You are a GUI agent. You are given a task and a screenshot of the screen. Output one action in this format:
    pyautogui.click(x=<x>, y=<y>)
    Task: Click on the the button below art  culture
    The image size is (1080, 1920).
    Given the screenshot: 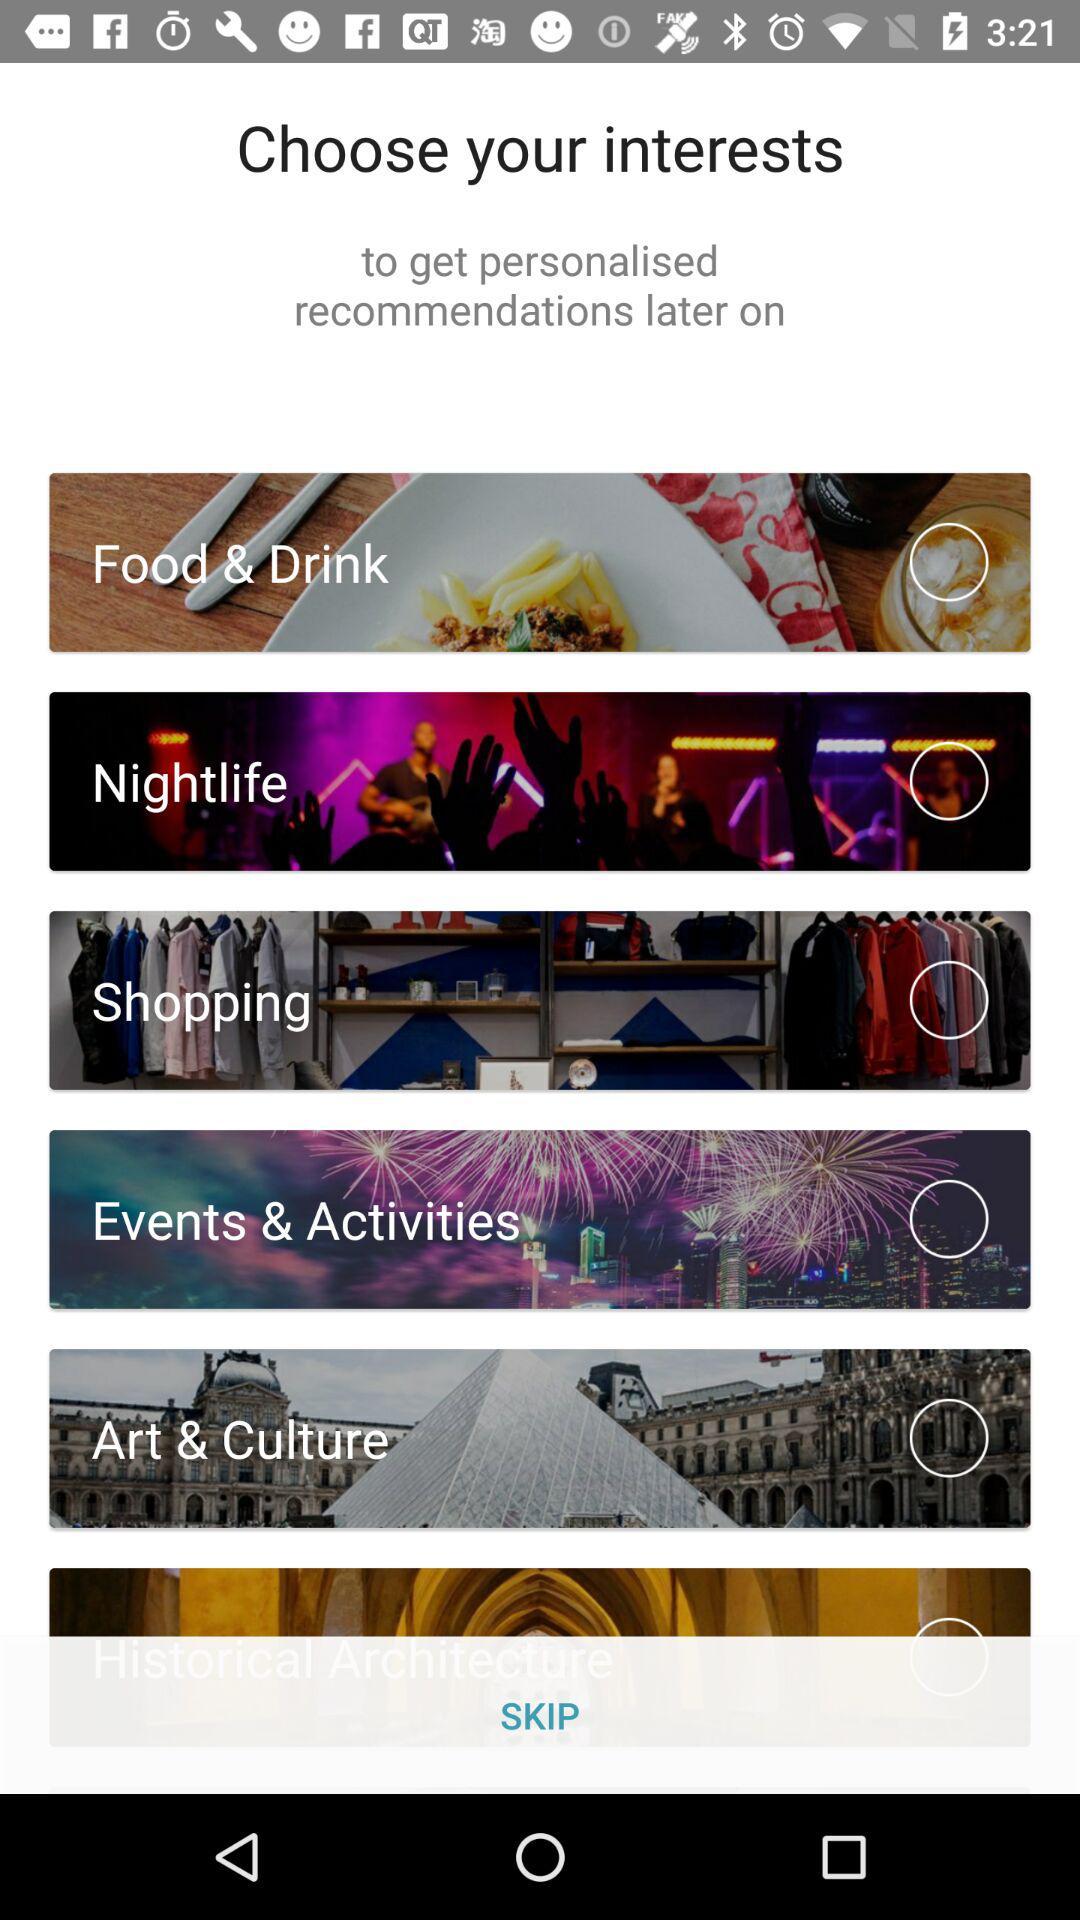 What is the action you would take?
    pyautogui.click(x=540, y=1657)
    